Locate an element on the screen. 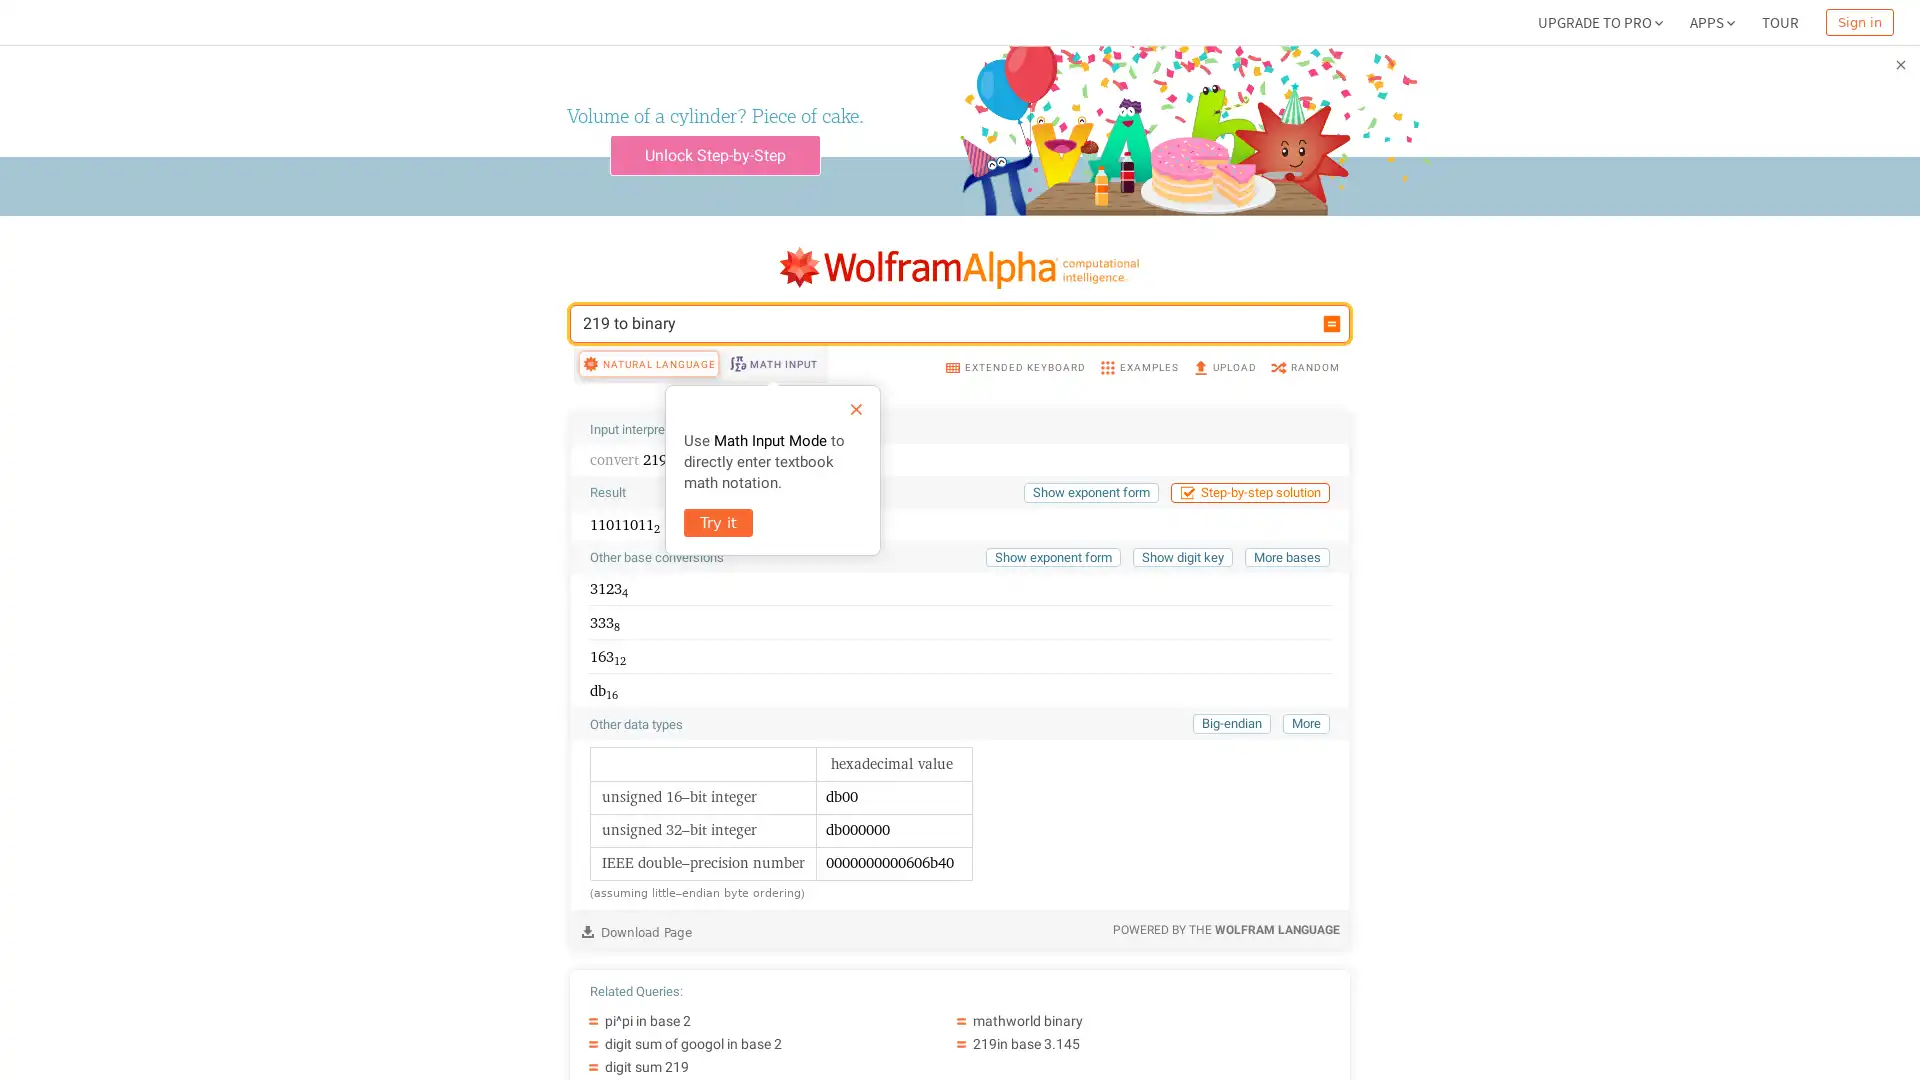  RANDOM is located at coordinates (1304, 405).